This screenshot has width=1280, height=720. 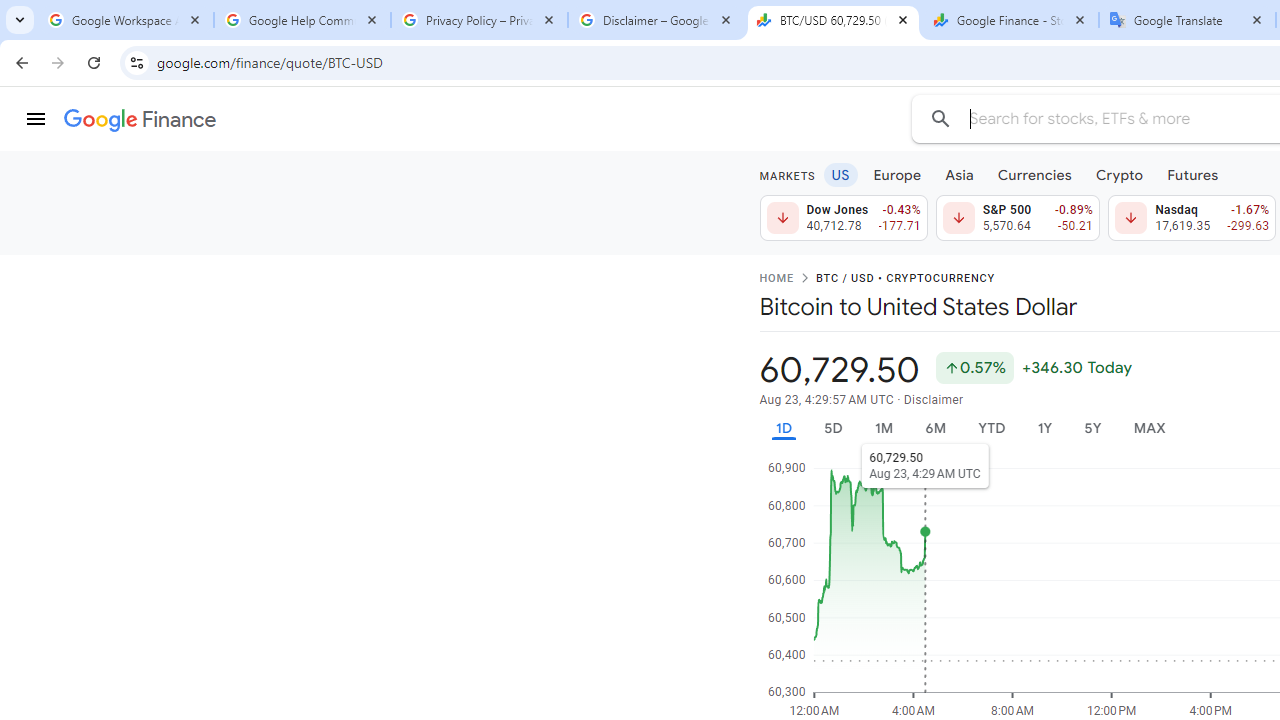 What do you see at coordinates (139, 120) in the screenshot?
I see `'Finance'` at bounding box center [139, 120].